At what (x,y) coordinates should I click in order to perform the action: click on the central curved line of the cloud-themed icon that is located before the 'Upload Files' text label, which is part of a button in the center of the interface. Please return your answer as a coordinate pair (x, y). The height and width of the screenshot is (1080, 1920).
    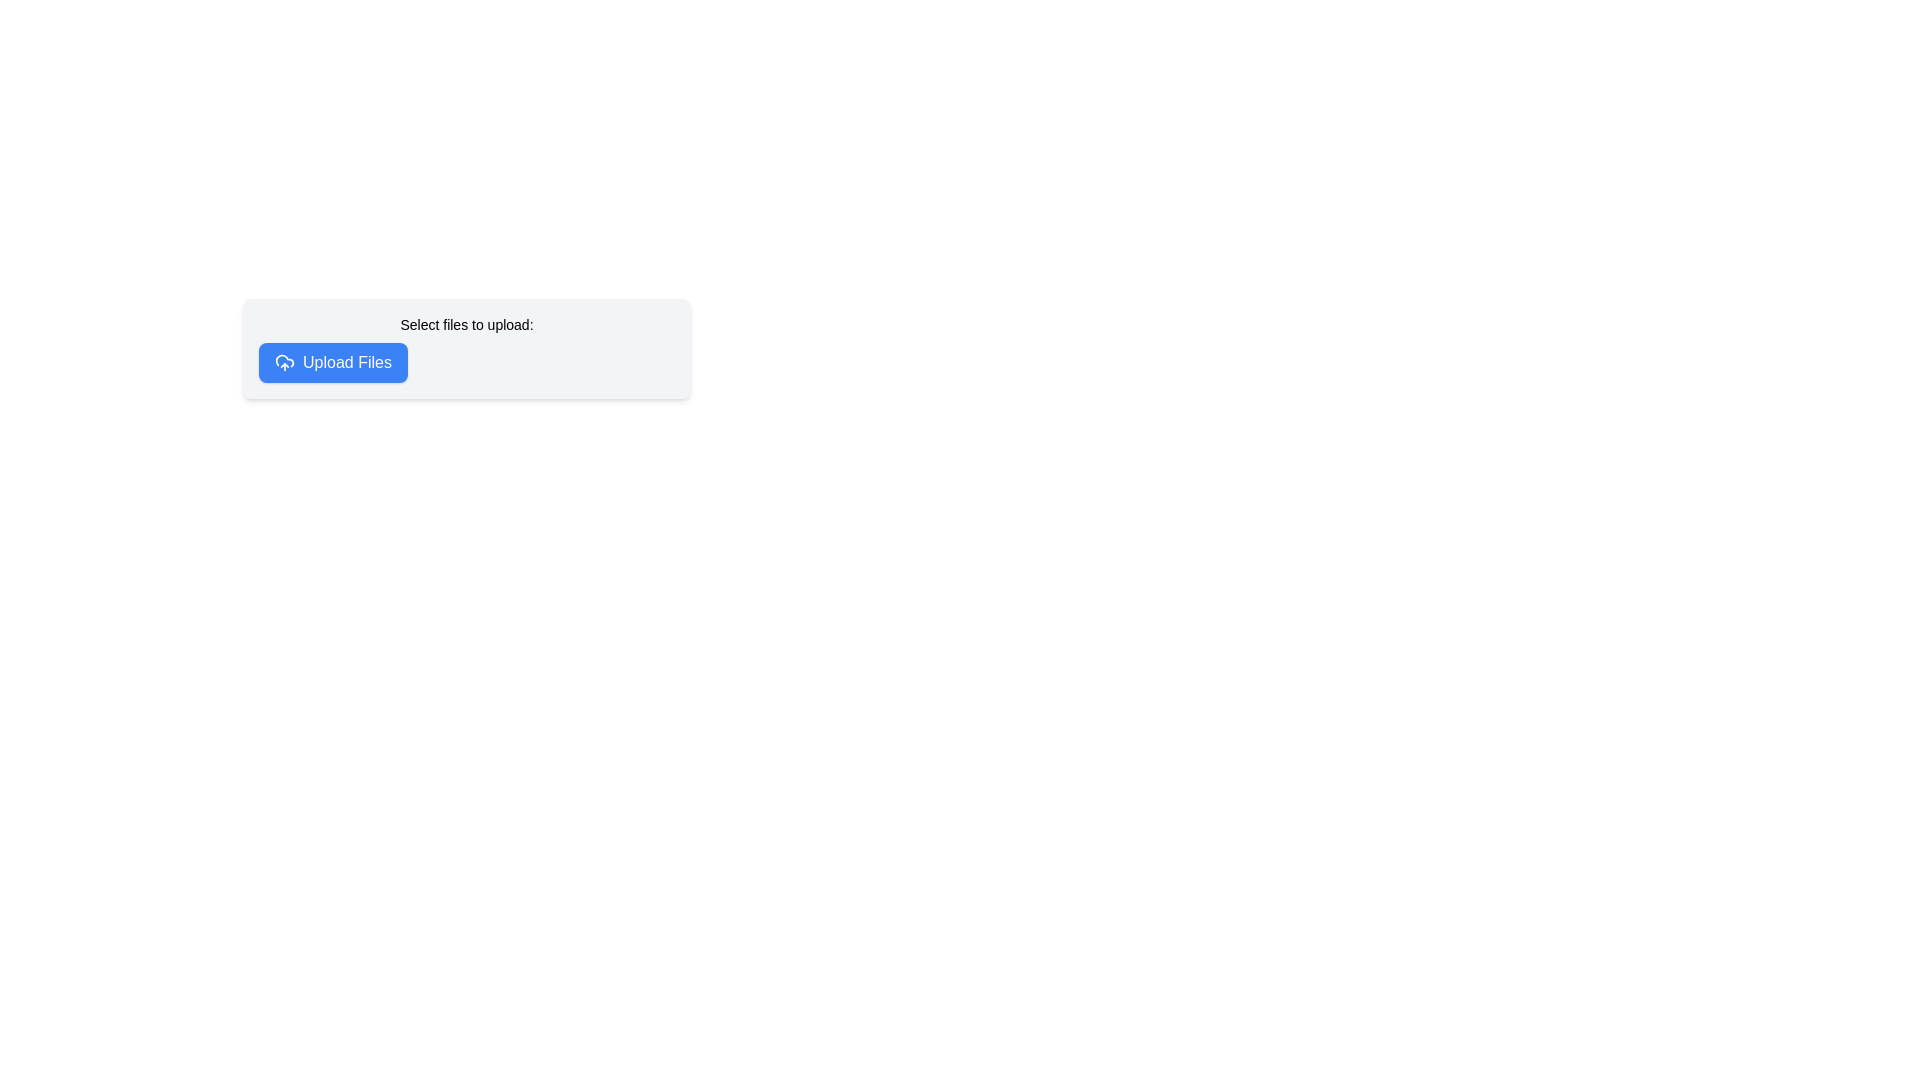
    Looking at the image, I should click on (283, 361).